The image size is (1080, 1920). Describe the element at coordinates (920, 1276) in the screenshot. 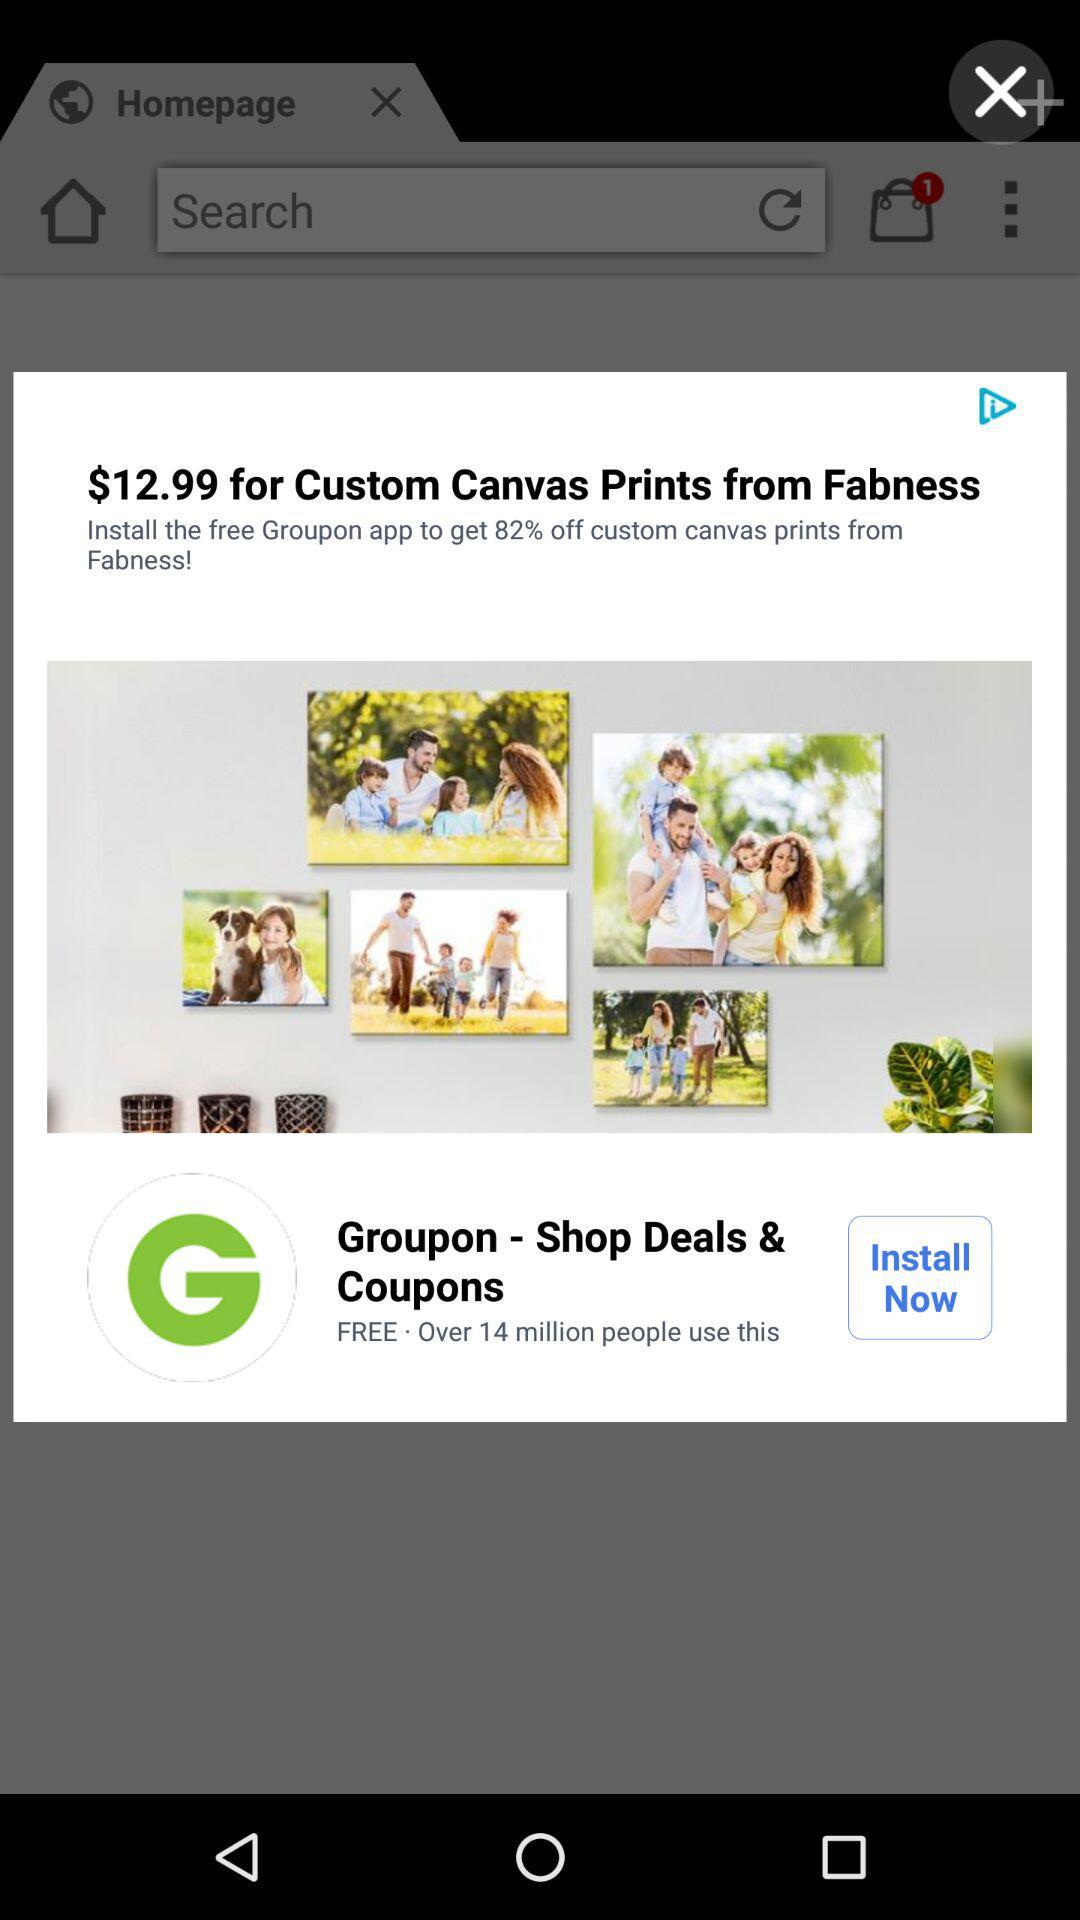

I see `the install now item` at that location.